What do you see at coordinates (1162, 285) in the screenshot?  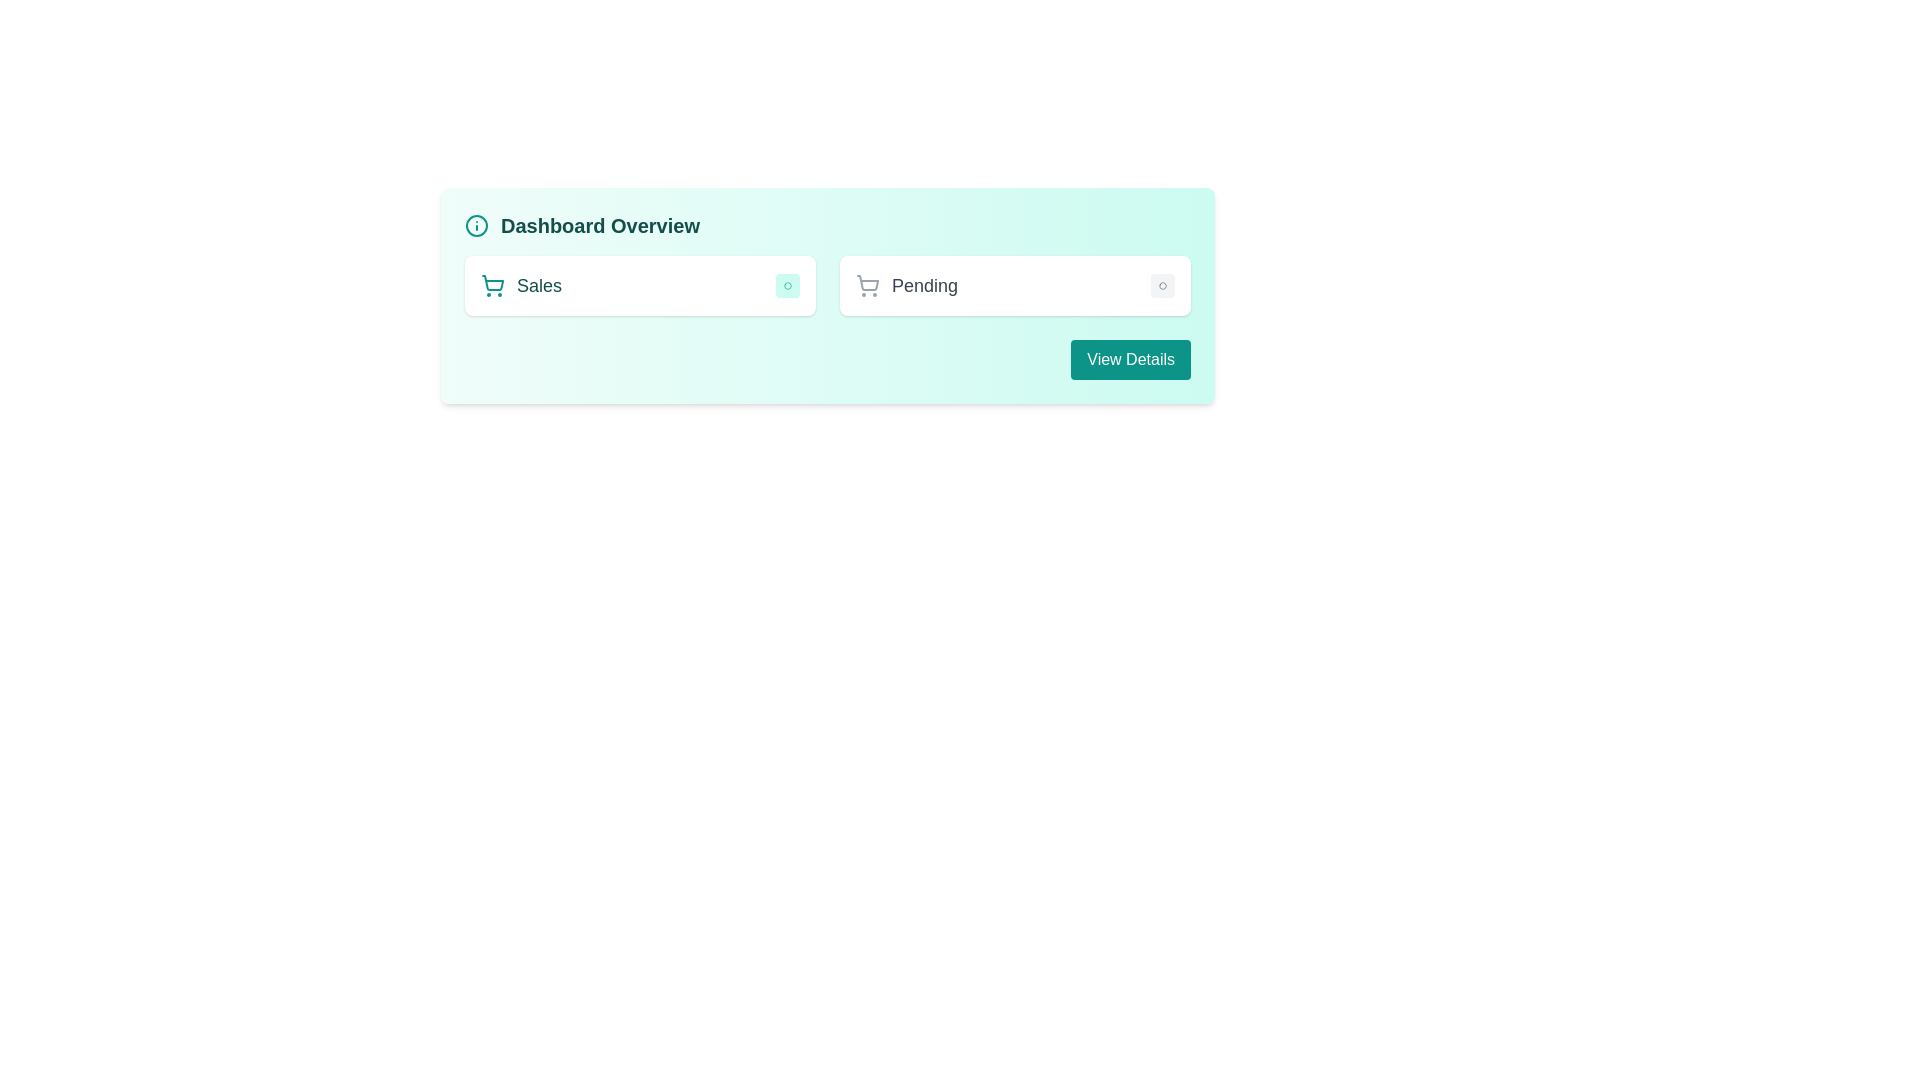 I see `the circular badge labeled 'Inactive' with a gray background, located in the top-right quadrant of the dashboard card, adjacent to the 'Pending' label` at bounding box center [1162, 285].